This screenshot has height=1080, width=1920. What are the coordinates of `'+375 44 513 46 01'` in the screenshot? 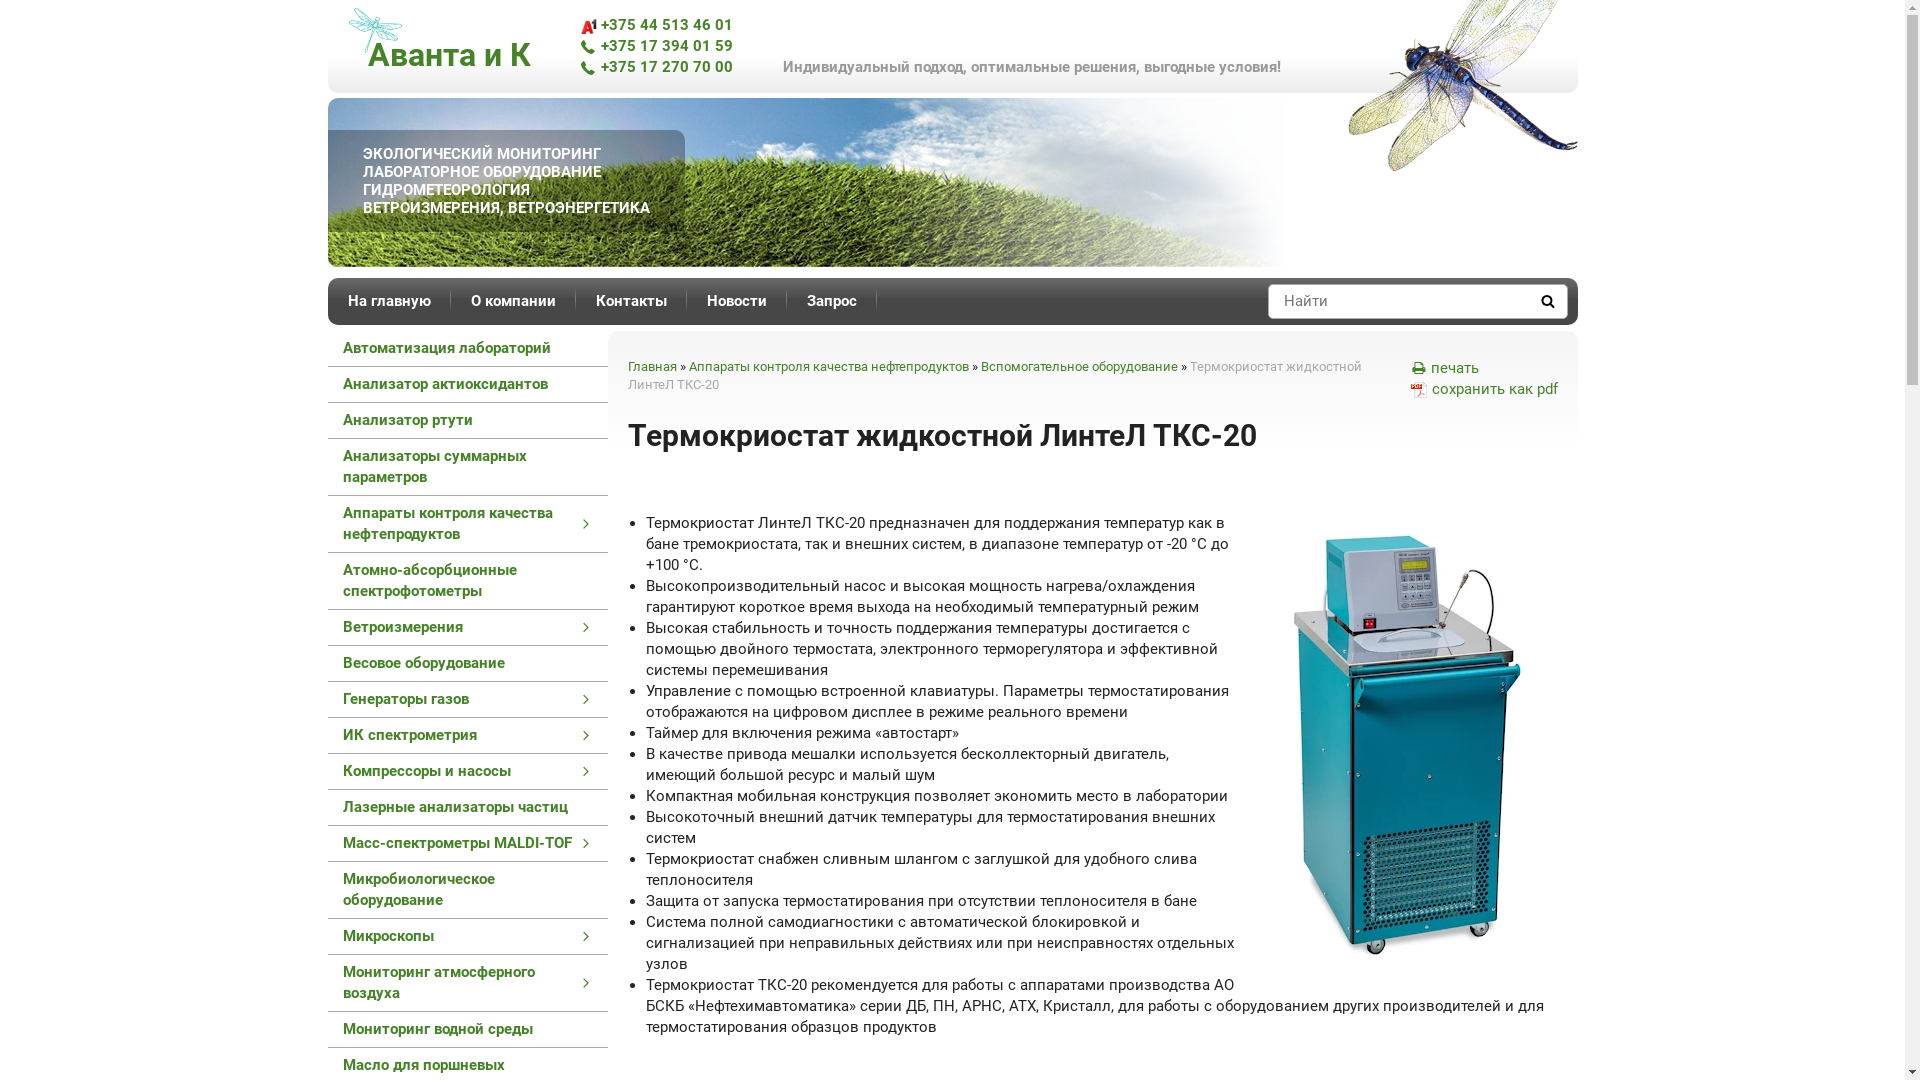 It's located at (656, 24).